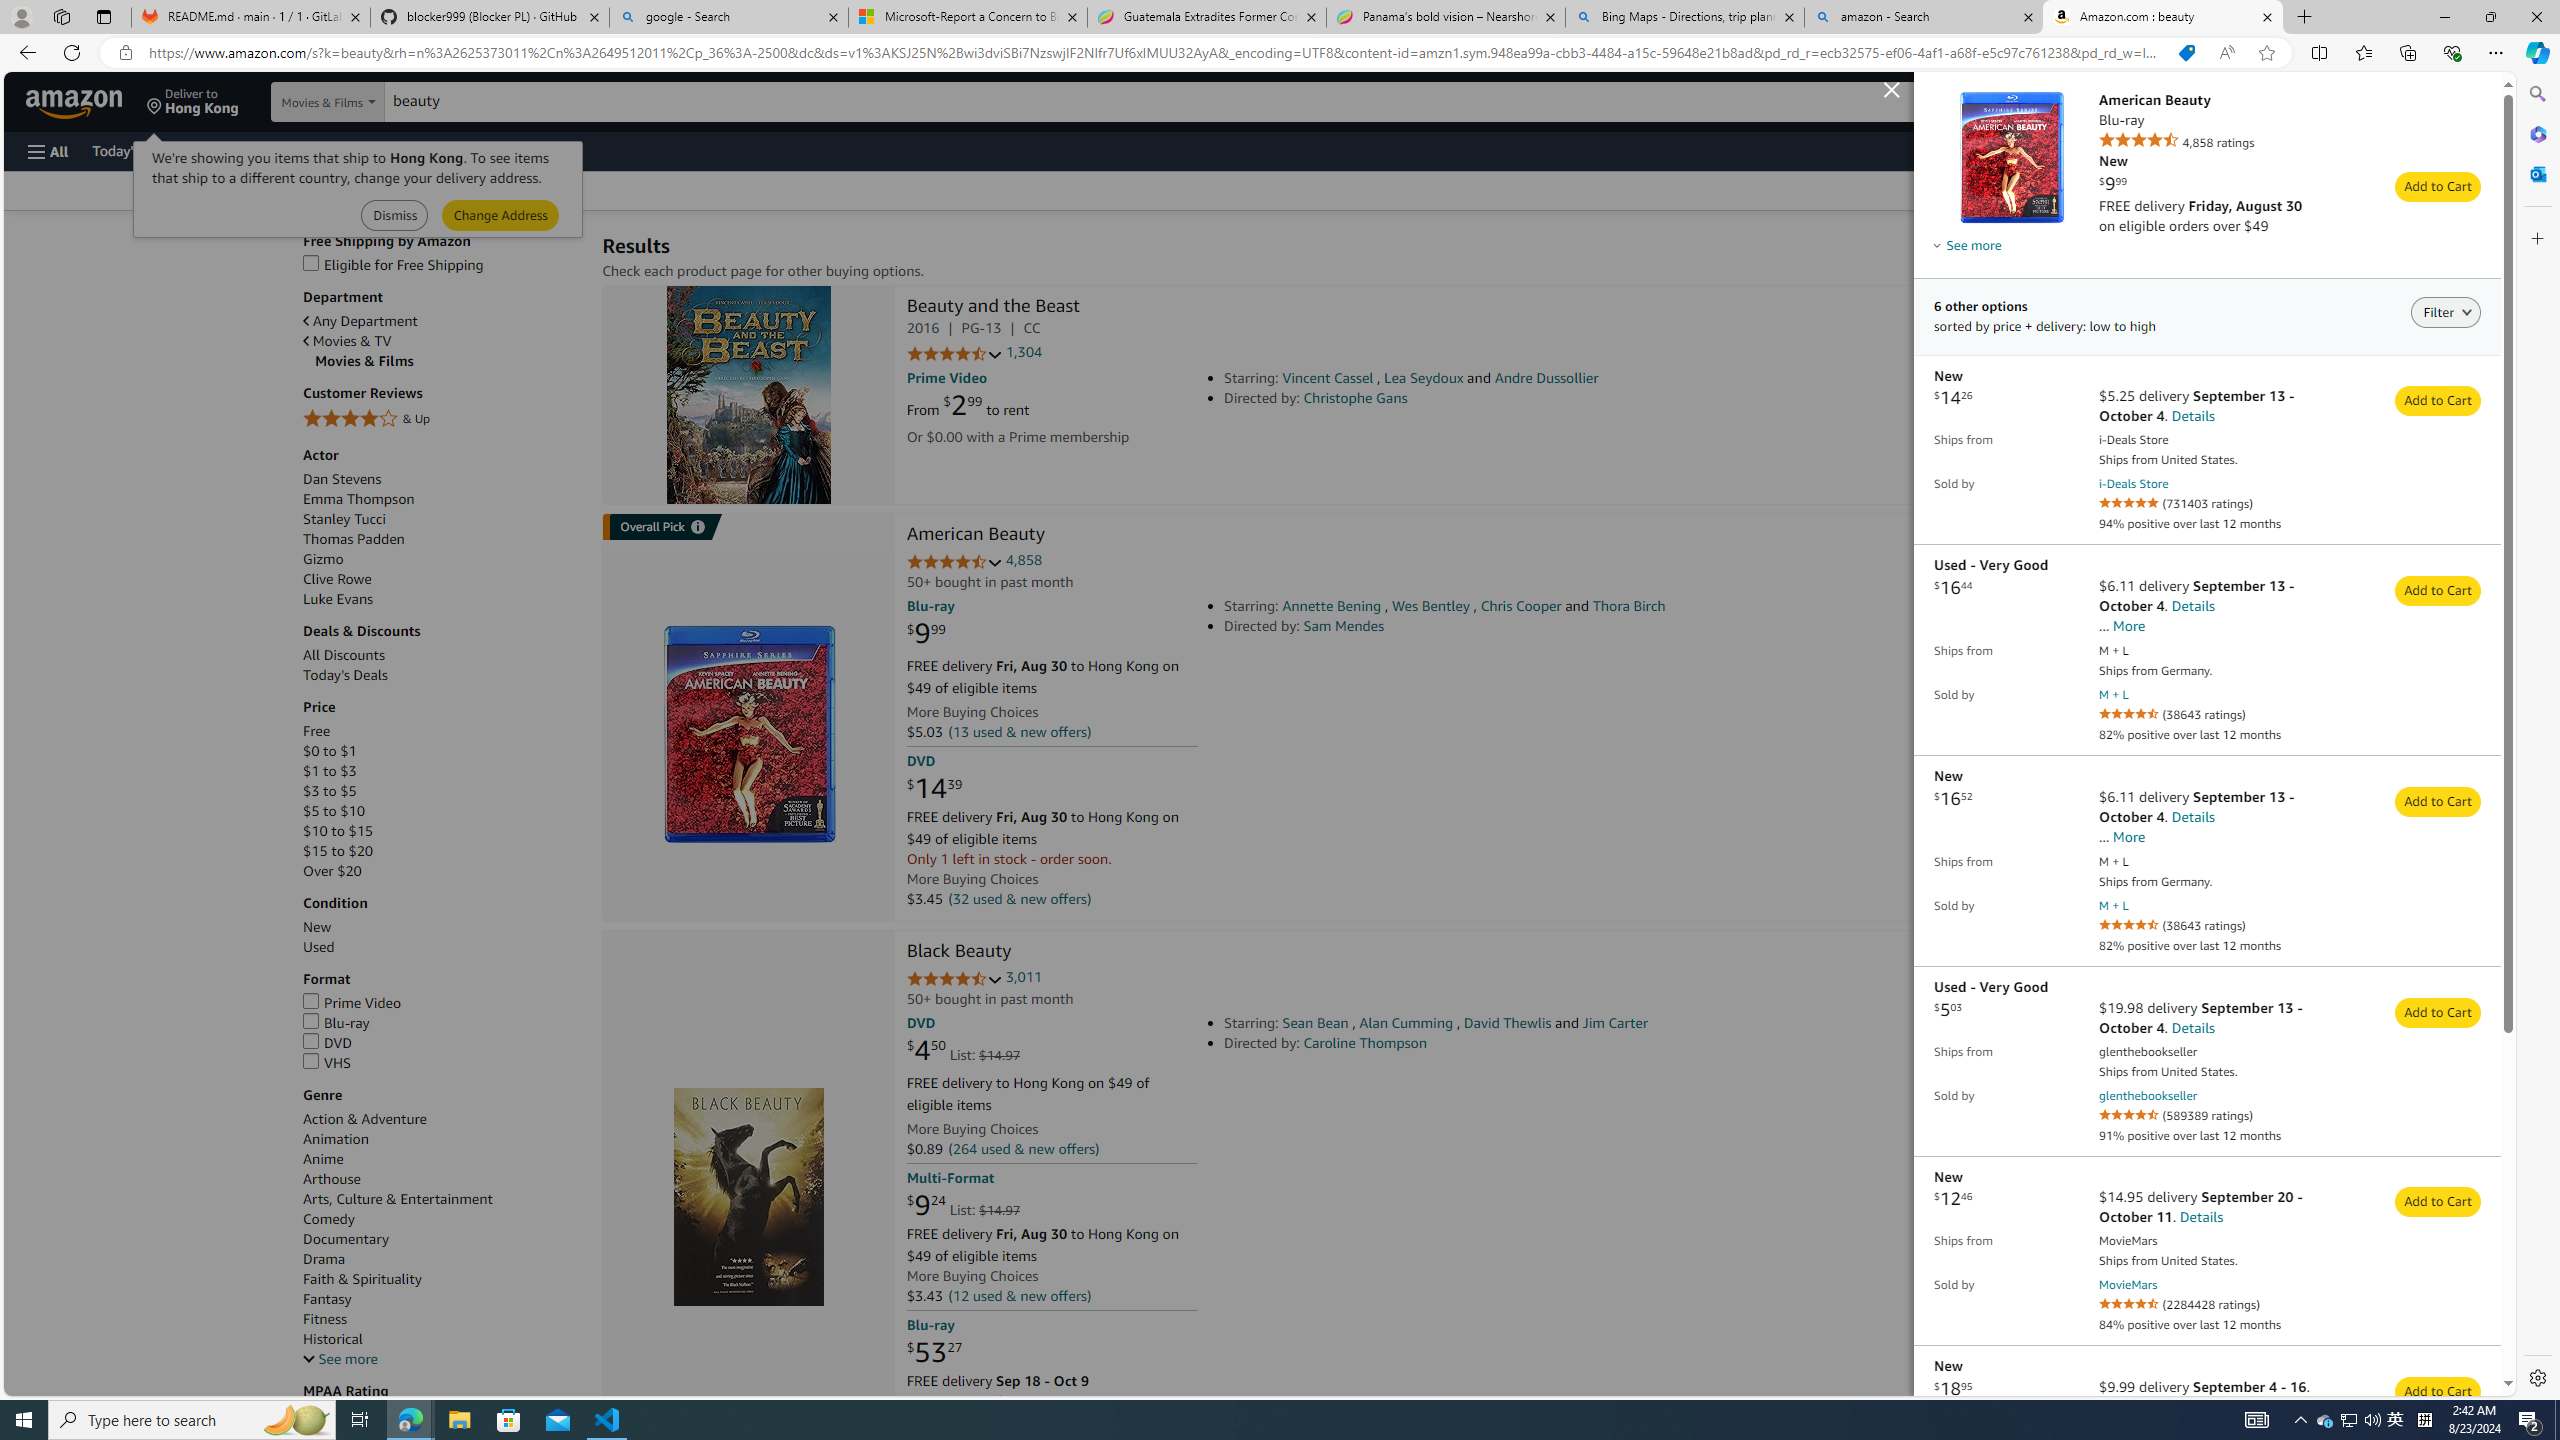 Image resolution: width=2560 pixels, height=1440 pixels. What do you see at coordinates (1354, 398) in the screenshot?
I see `'Christophe Gans'` at bounding box center [1354, 398].